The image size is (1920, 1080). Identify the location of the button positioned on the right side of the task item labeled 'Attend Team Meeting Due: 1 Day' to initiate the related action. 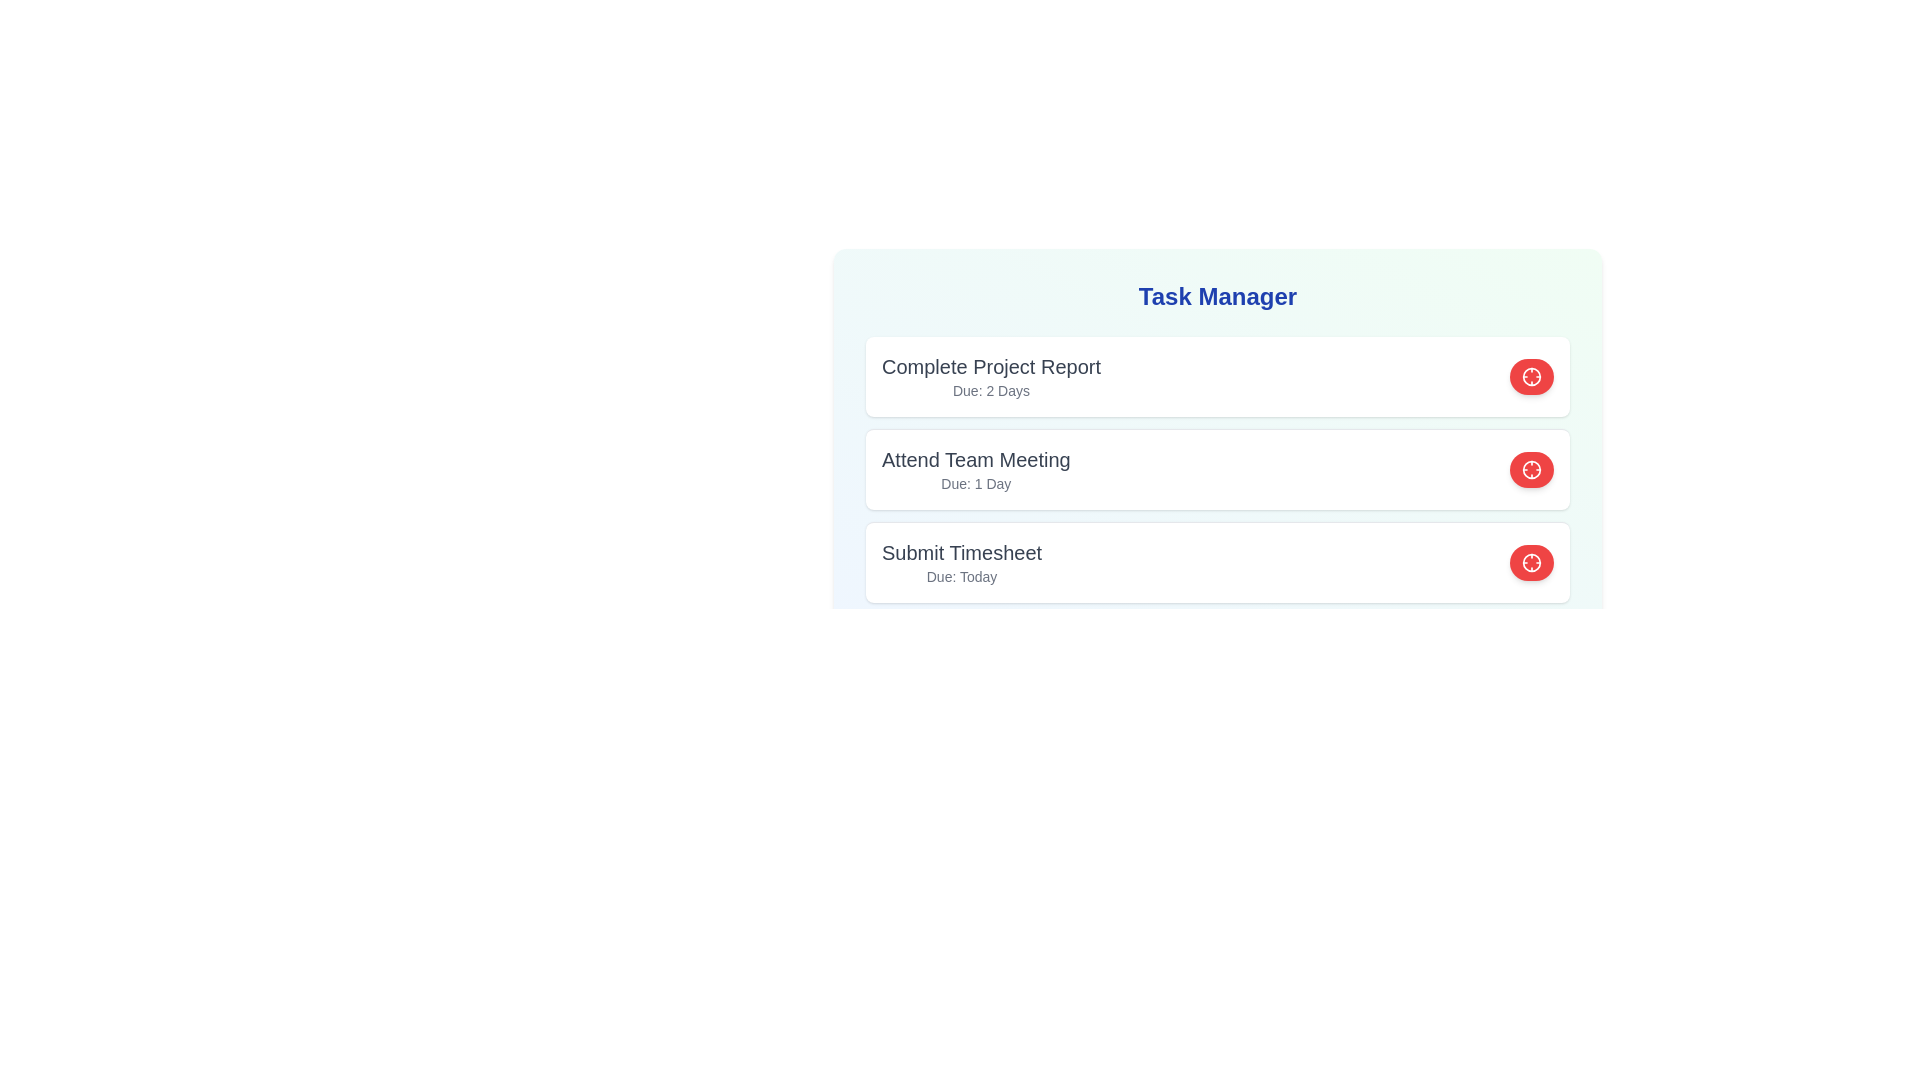
(1530, 470).